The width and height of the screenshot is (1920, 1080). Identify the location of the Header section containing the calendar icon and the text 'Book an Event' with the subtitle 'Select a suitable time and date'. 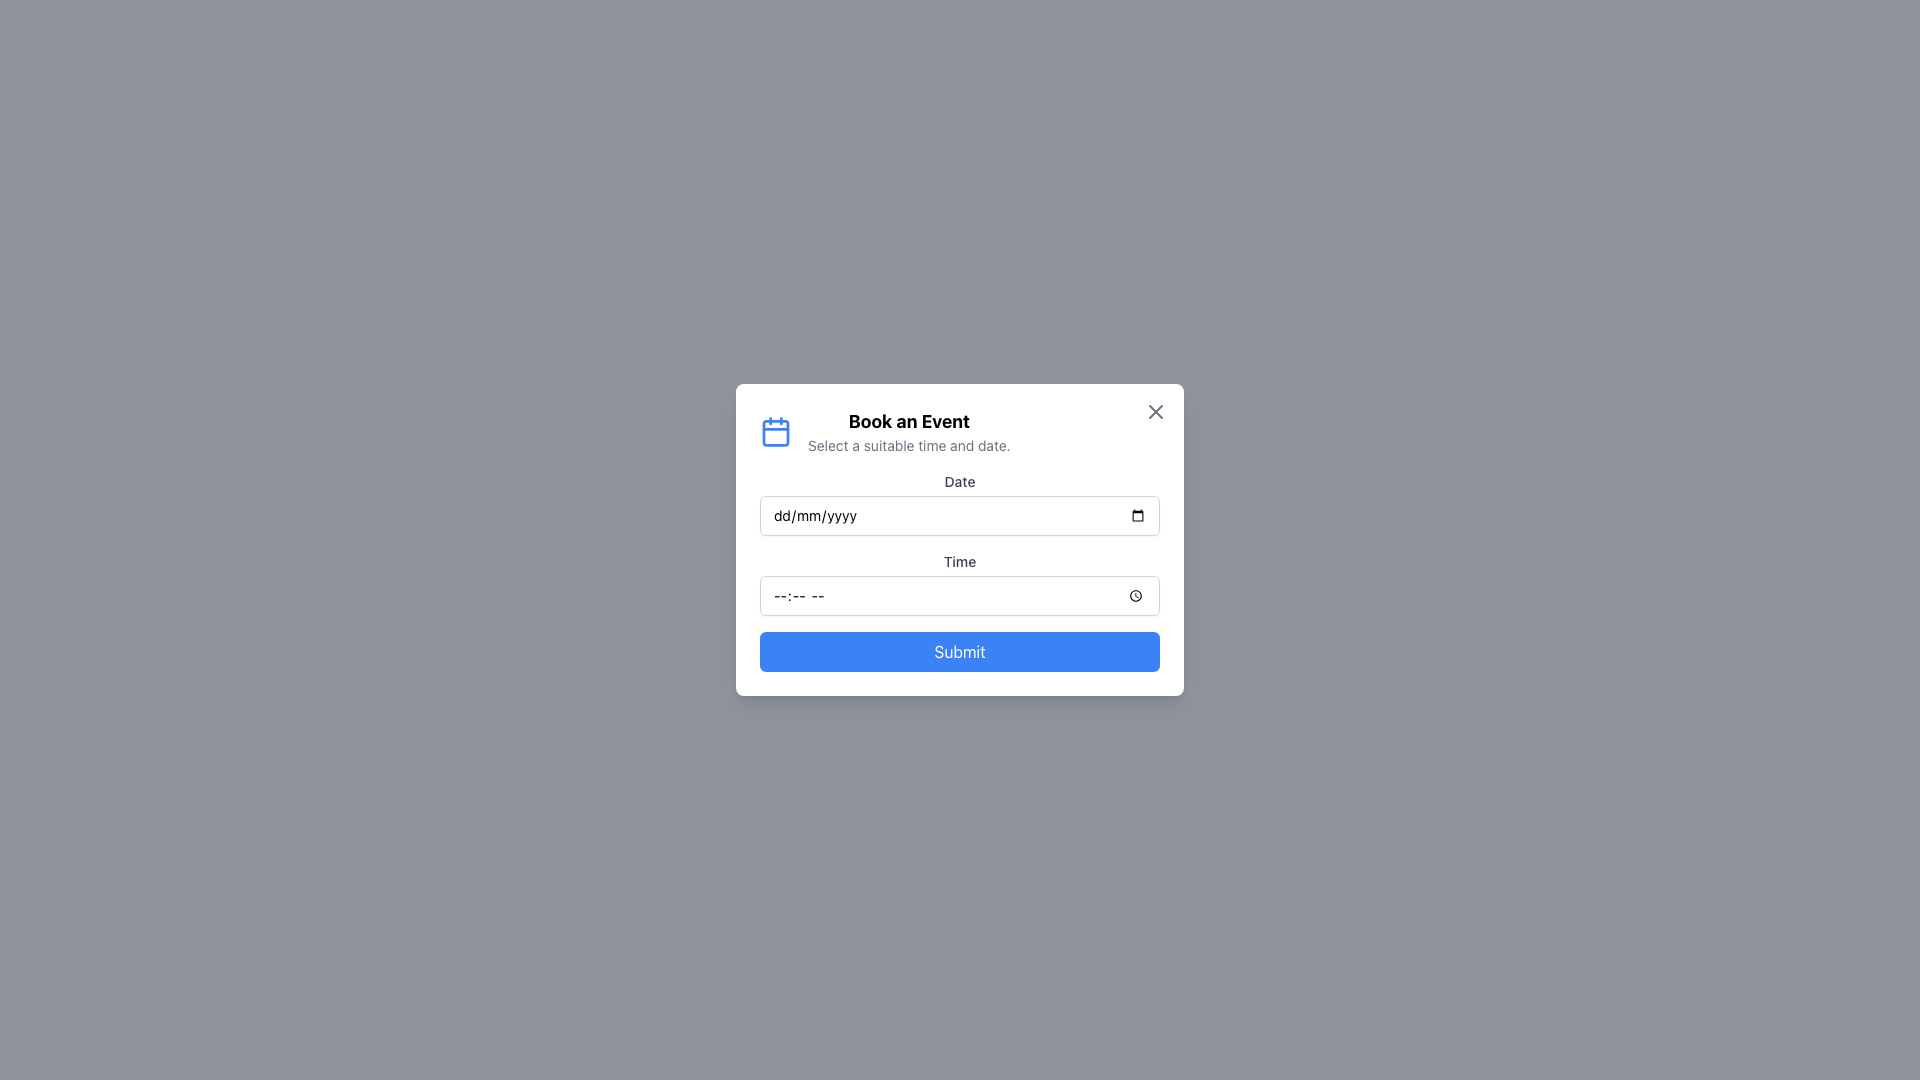
(960, 431).